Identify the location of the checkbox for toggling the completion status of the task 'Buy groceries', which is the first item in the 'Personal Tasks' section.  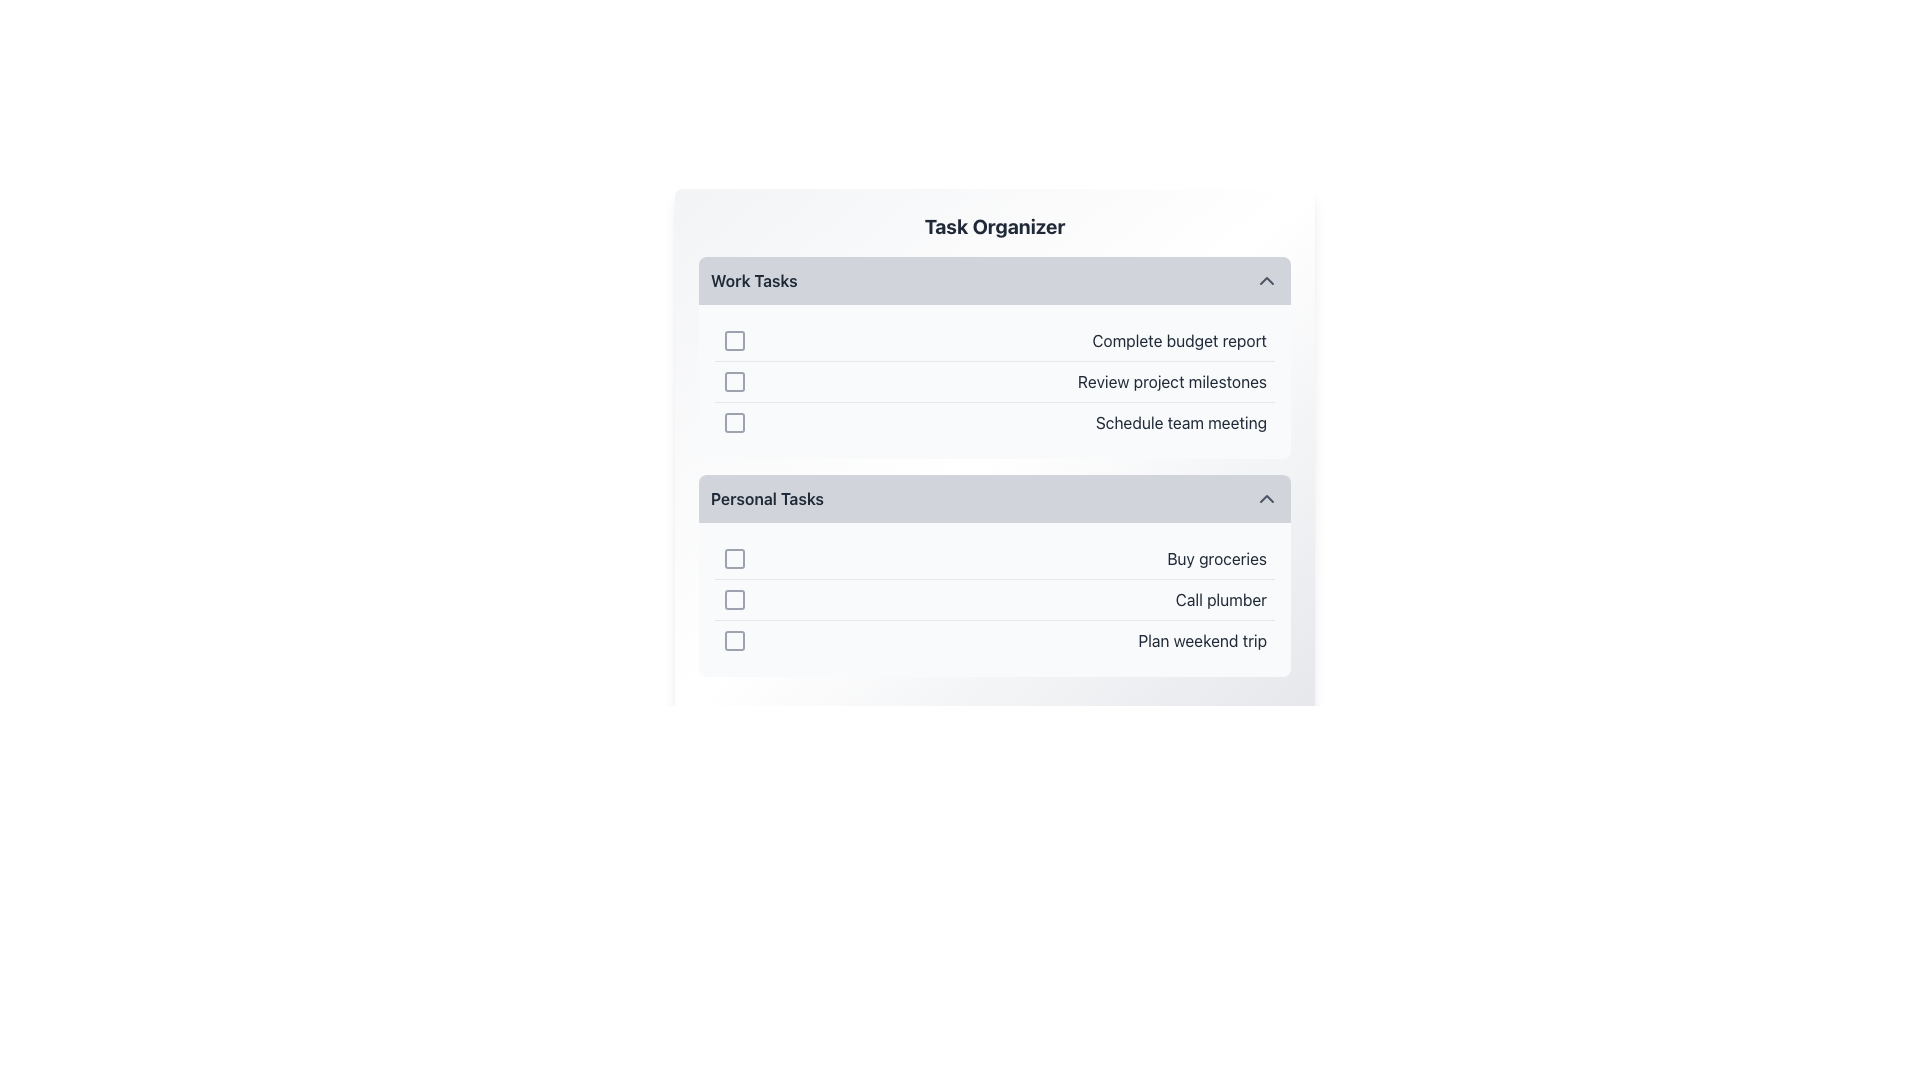
(733, 559).